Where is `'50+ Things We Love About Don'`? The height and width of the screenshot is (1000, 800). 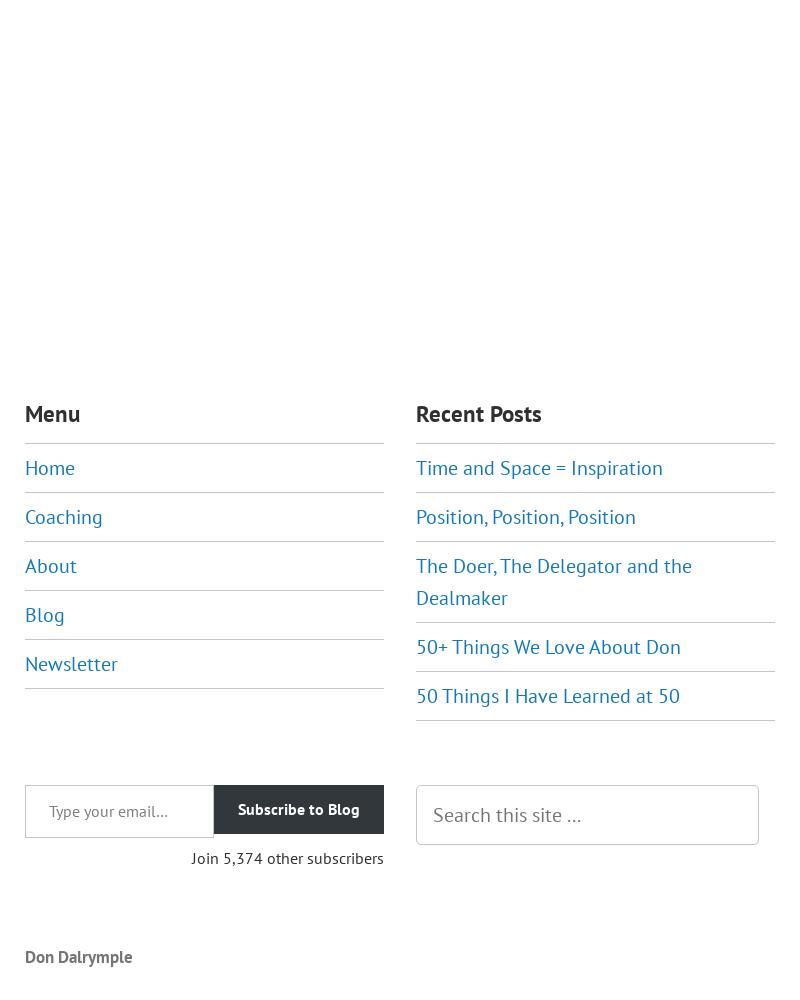 '50+ Things We Love About Don' is located at coordinates (548, 646).